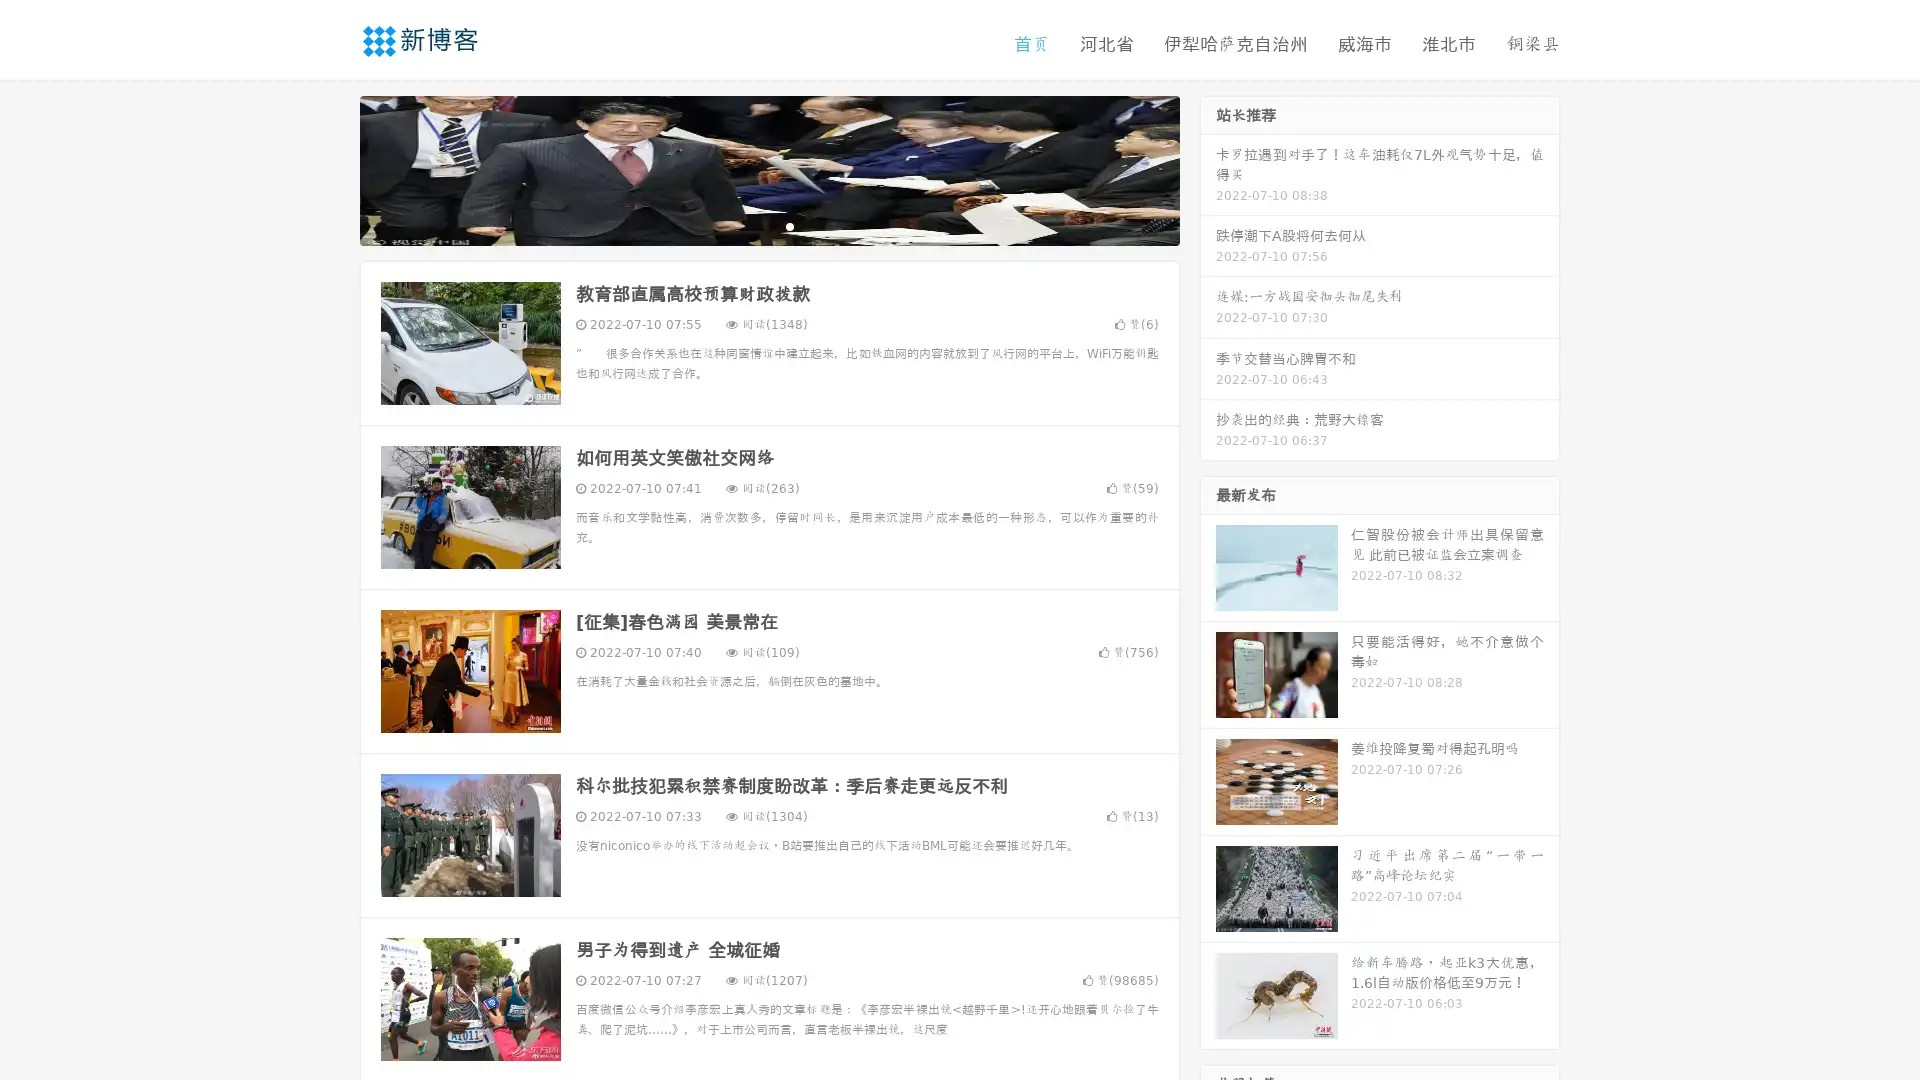 Image resolution: width=1920 pixels, height=1080 pixels. I want to click on Go to slide 3, so click(789, 225).